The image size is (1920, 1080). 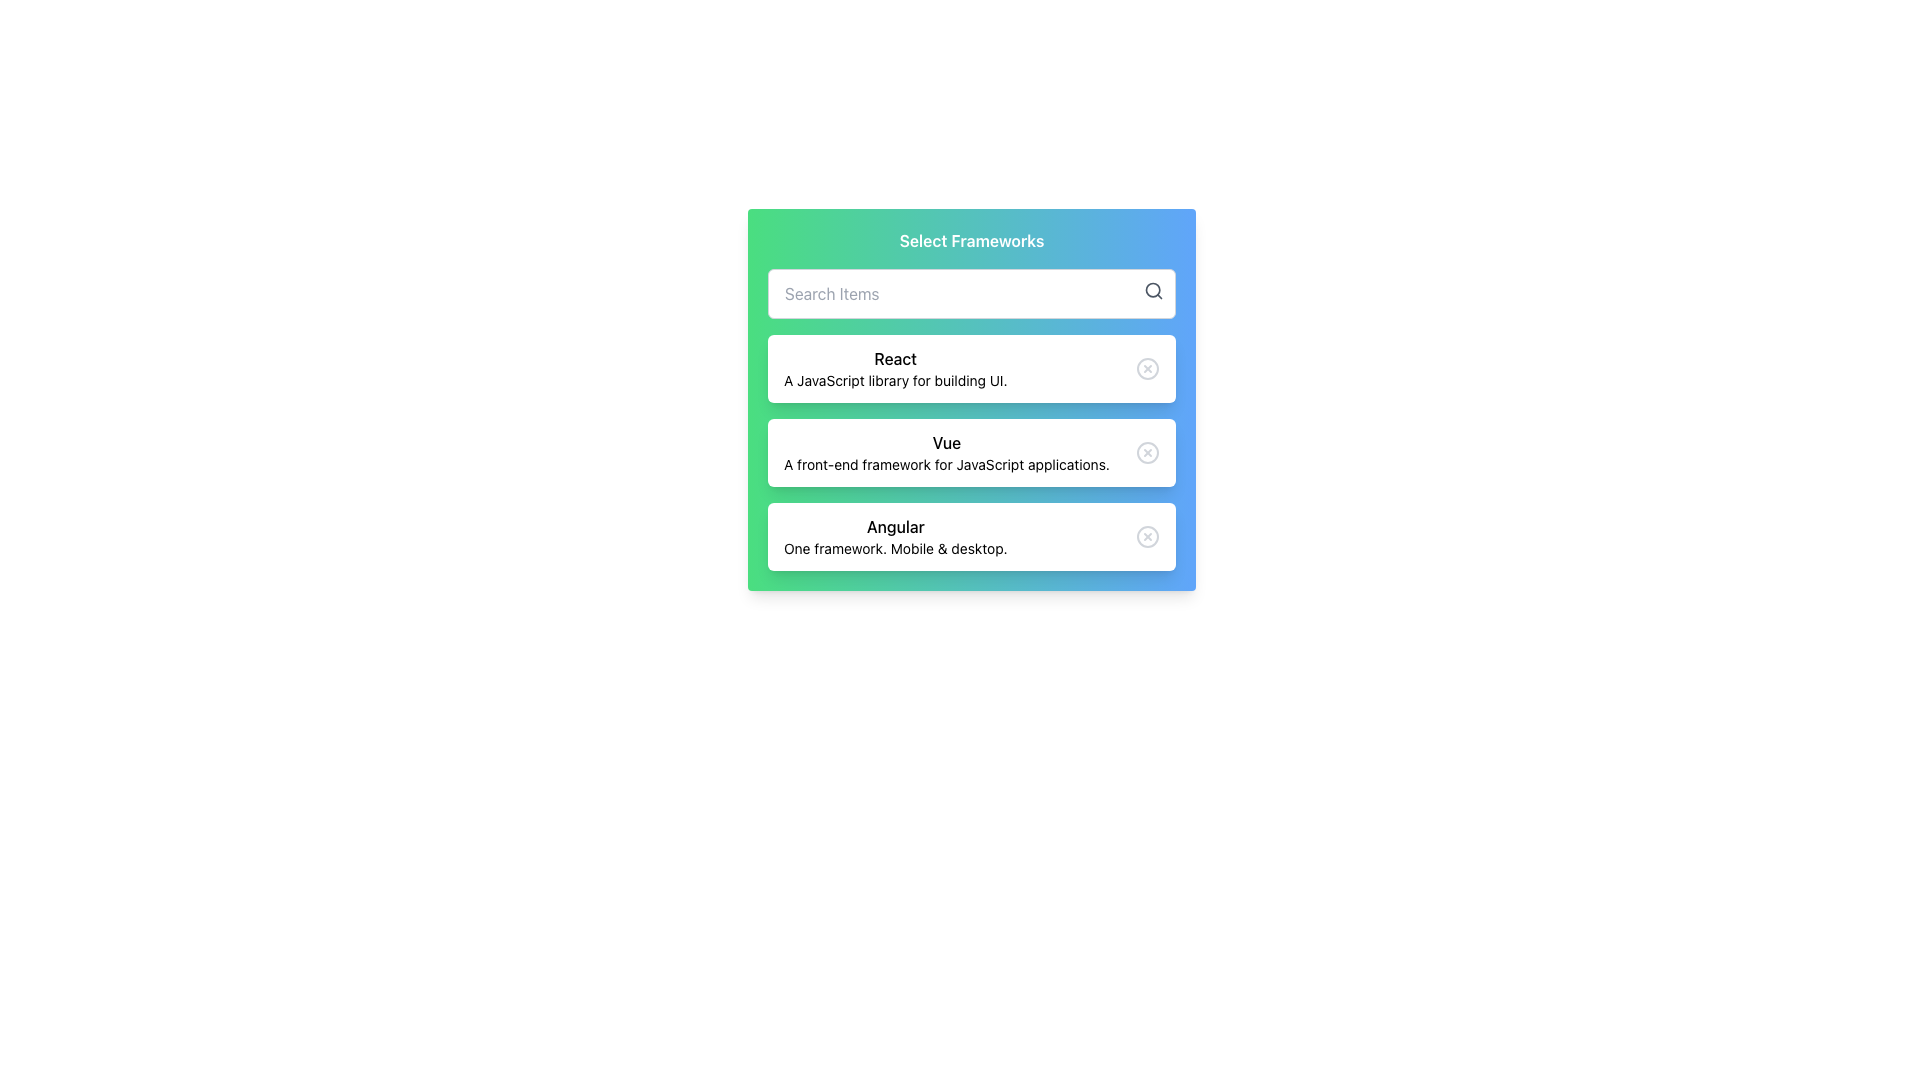 I want to click on the descriptive subtitle text located in the middle of the 'Vue' card, which provides additional information about the 'Vue' framework, so click(x=945, y=465).